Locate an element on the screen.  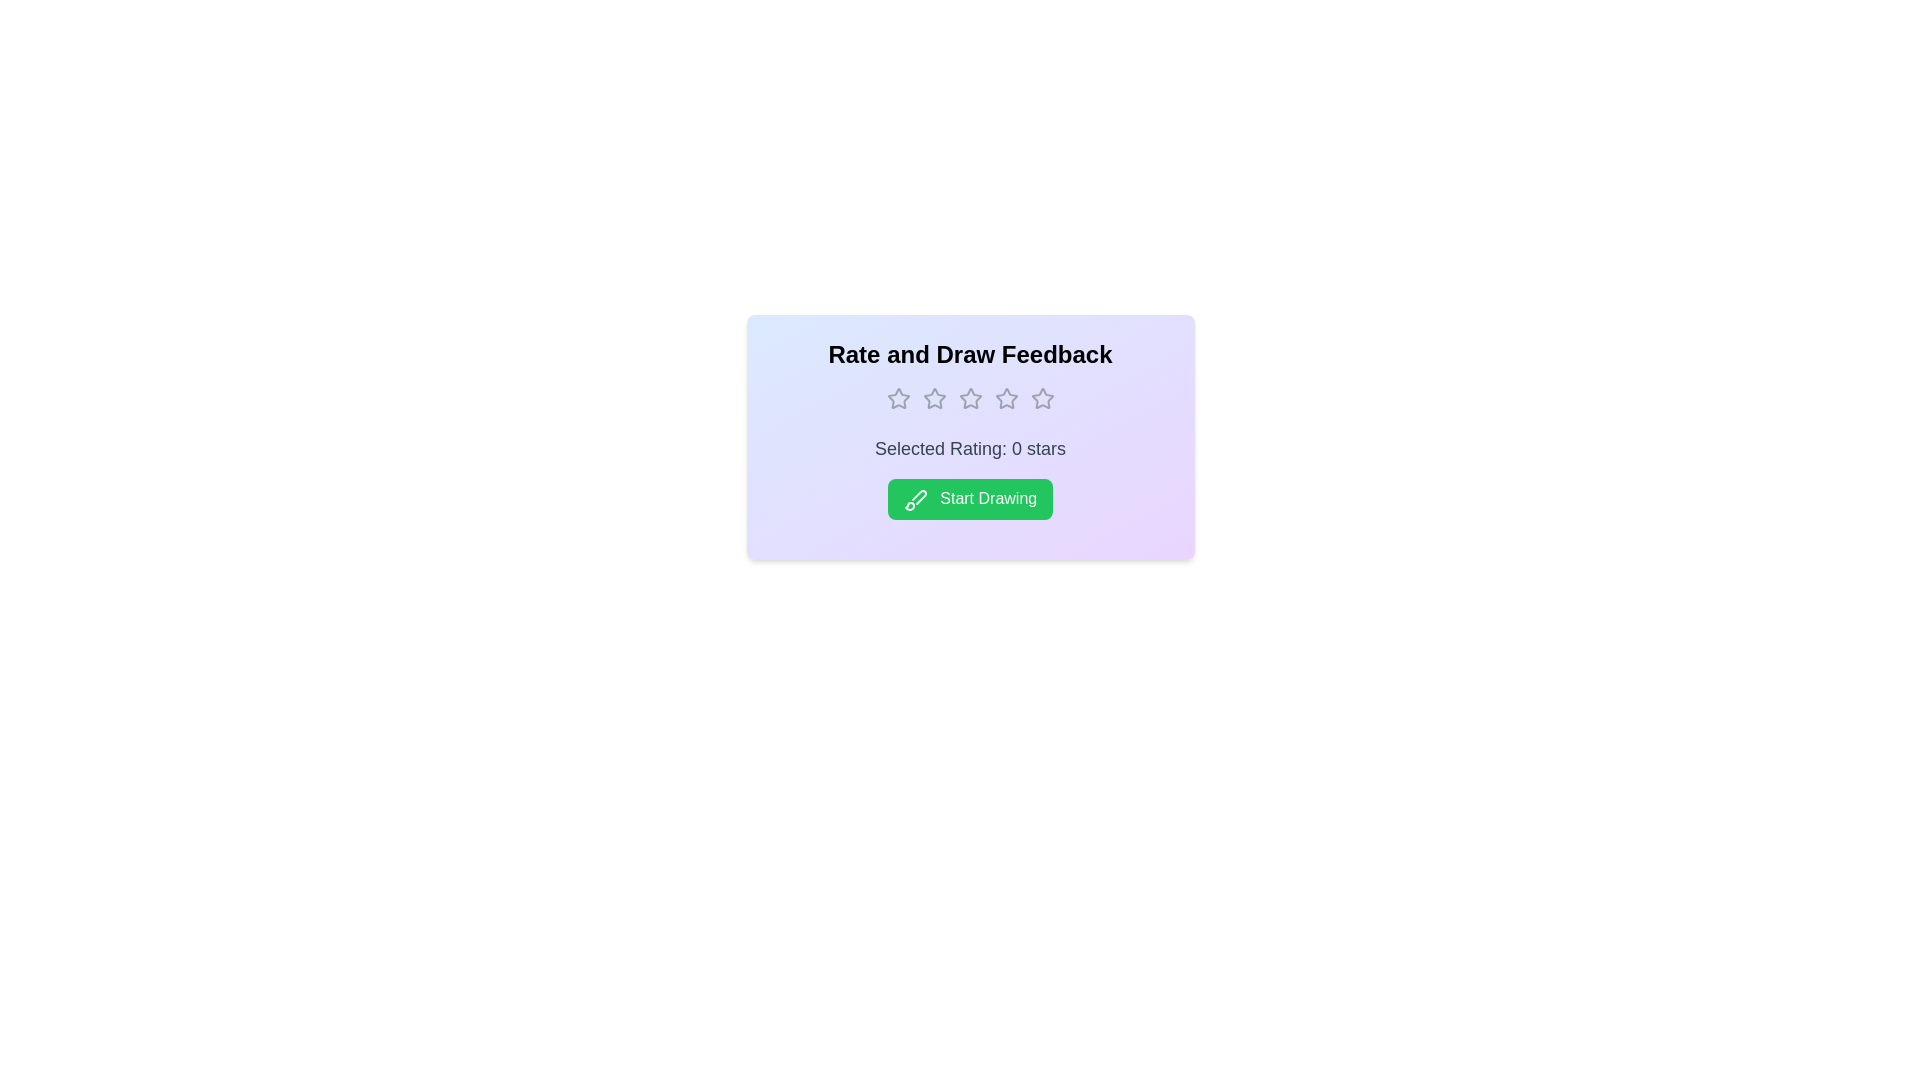
the rating to 4 stars by clicking on the corresponding star is located at coordinates (1006, 398).